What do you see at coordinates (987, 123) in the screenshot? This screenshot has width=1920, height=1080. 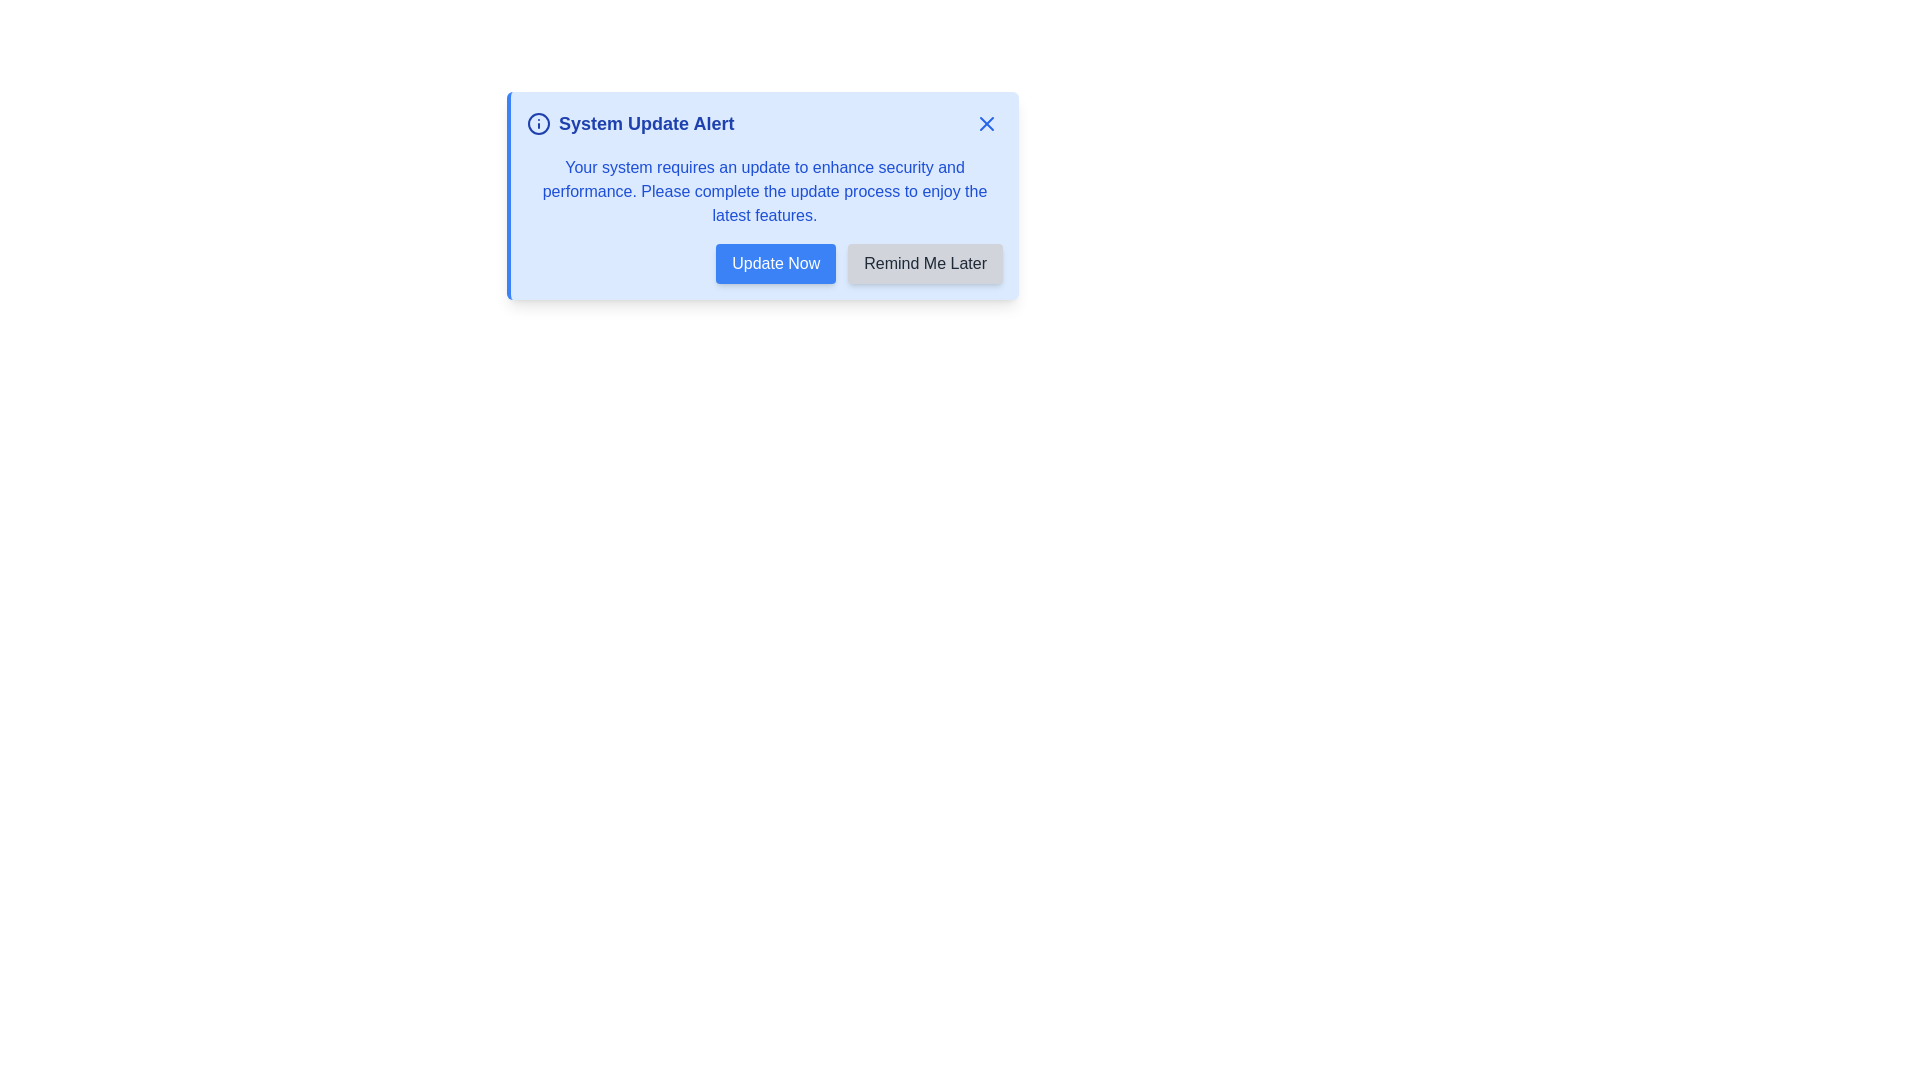 I see `the 'X' icon button located in the top-right corner of the alert` at bounding box center [987, 123].